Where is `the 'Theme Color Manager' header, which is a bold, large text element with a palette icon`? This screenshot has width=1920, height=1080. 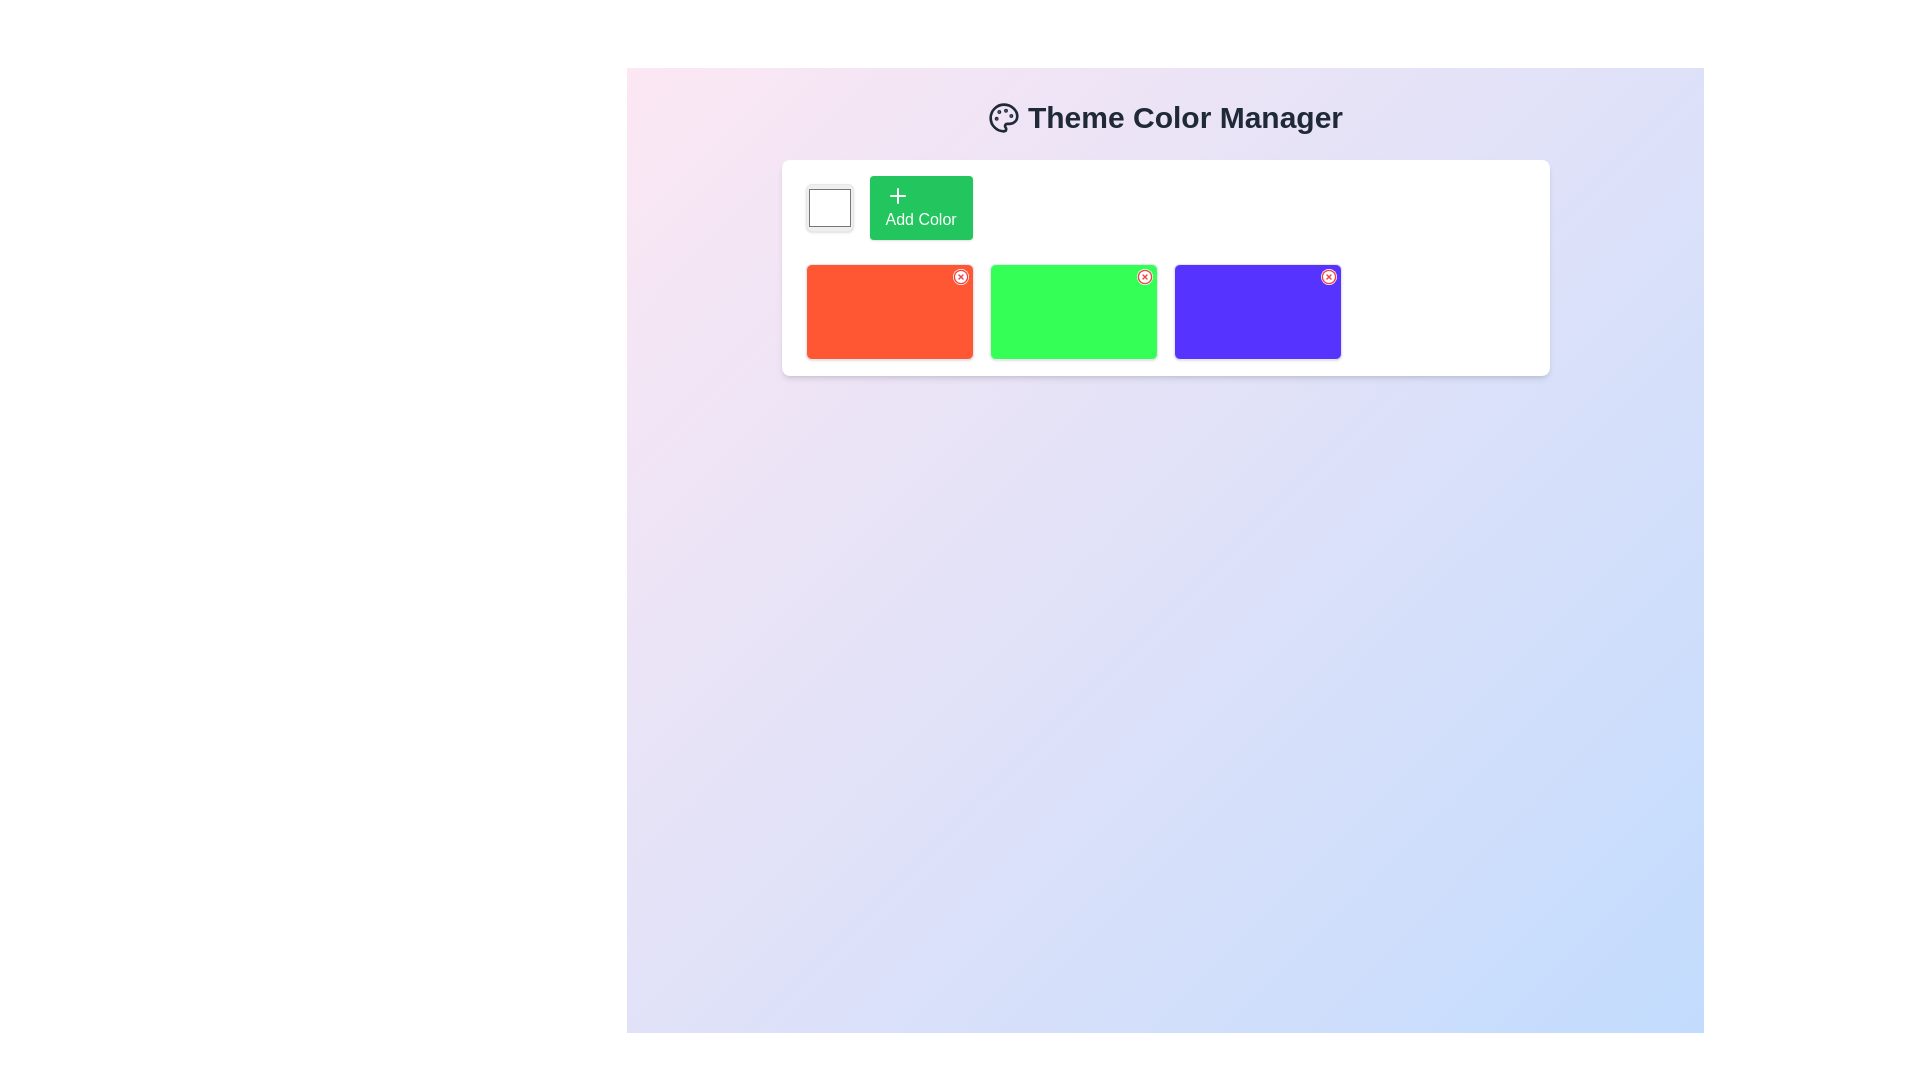
the 'Theme Color Manager' header, which is a bold, large text element with a palette icon is located at coordinates (1165, 118).